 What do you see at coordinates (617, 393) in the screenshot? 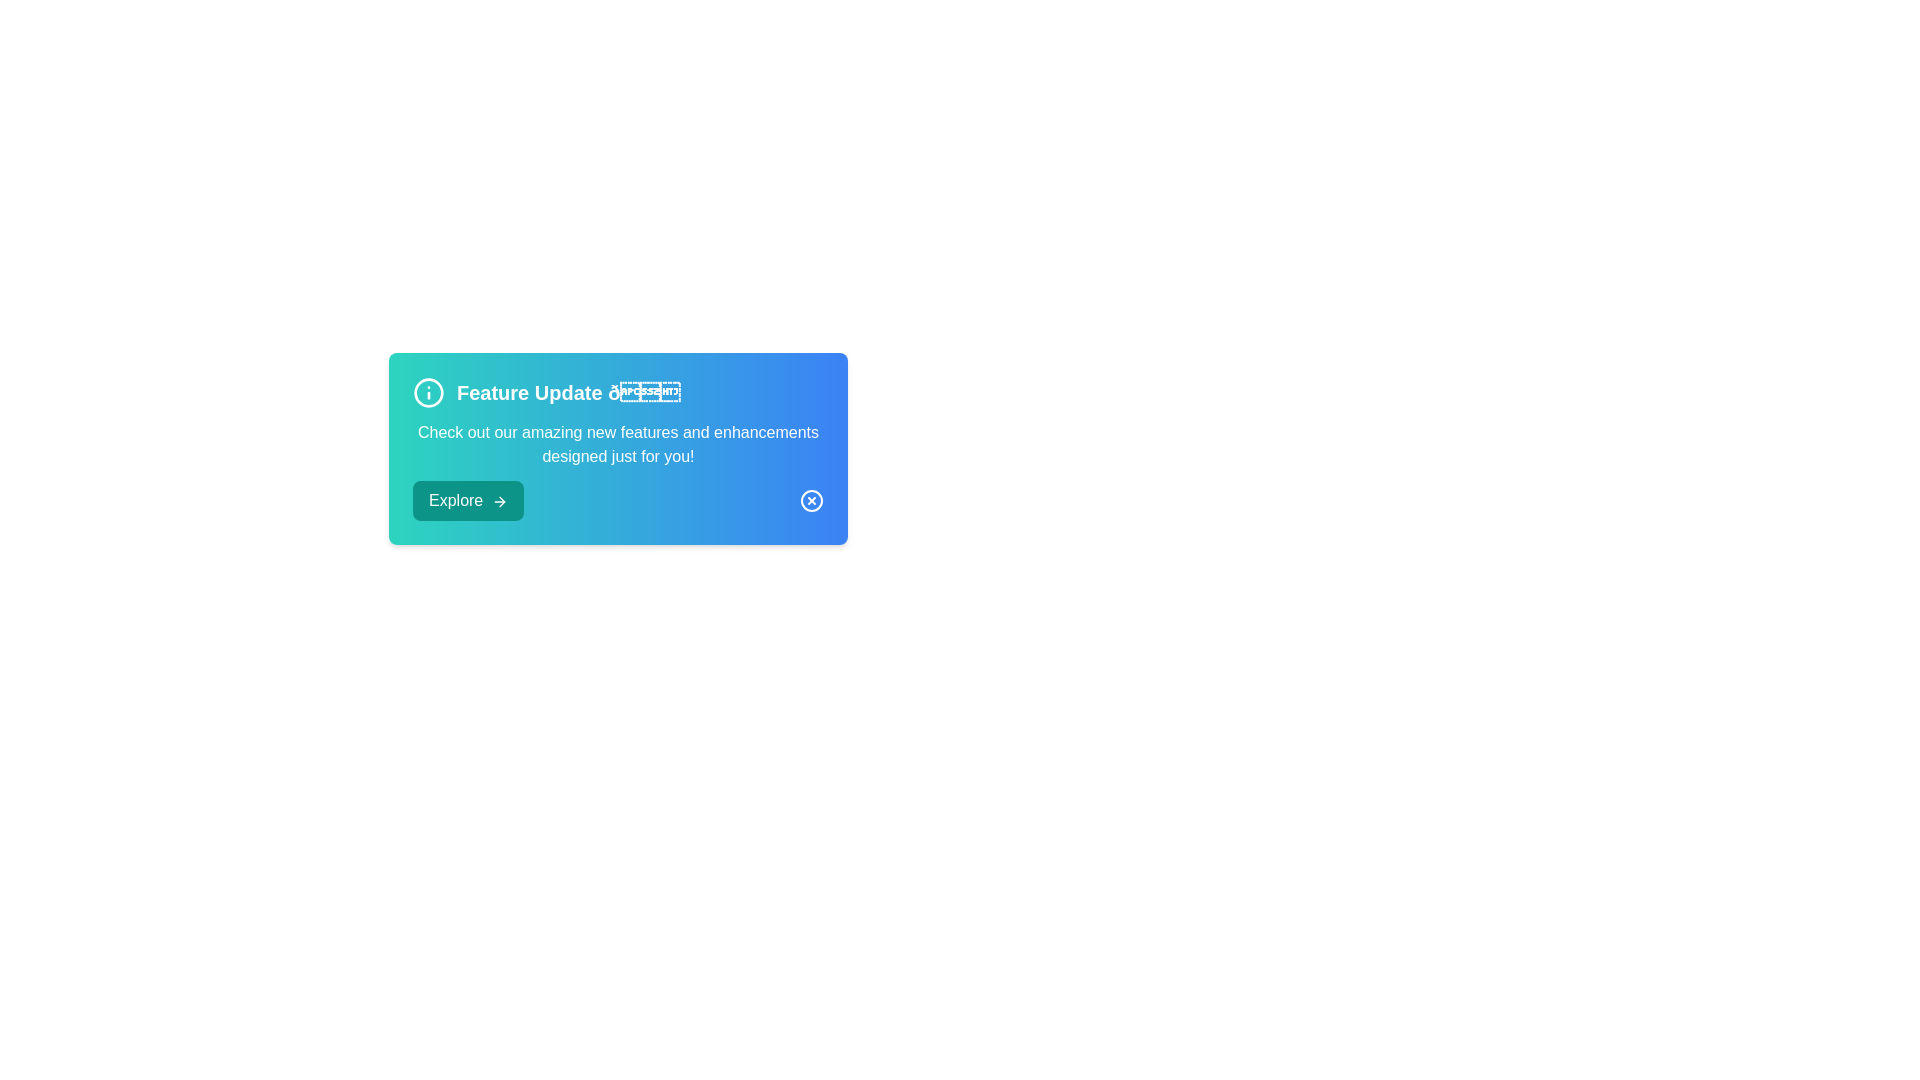
I see `the text of the alert's title` at bounding box center [617, 393].